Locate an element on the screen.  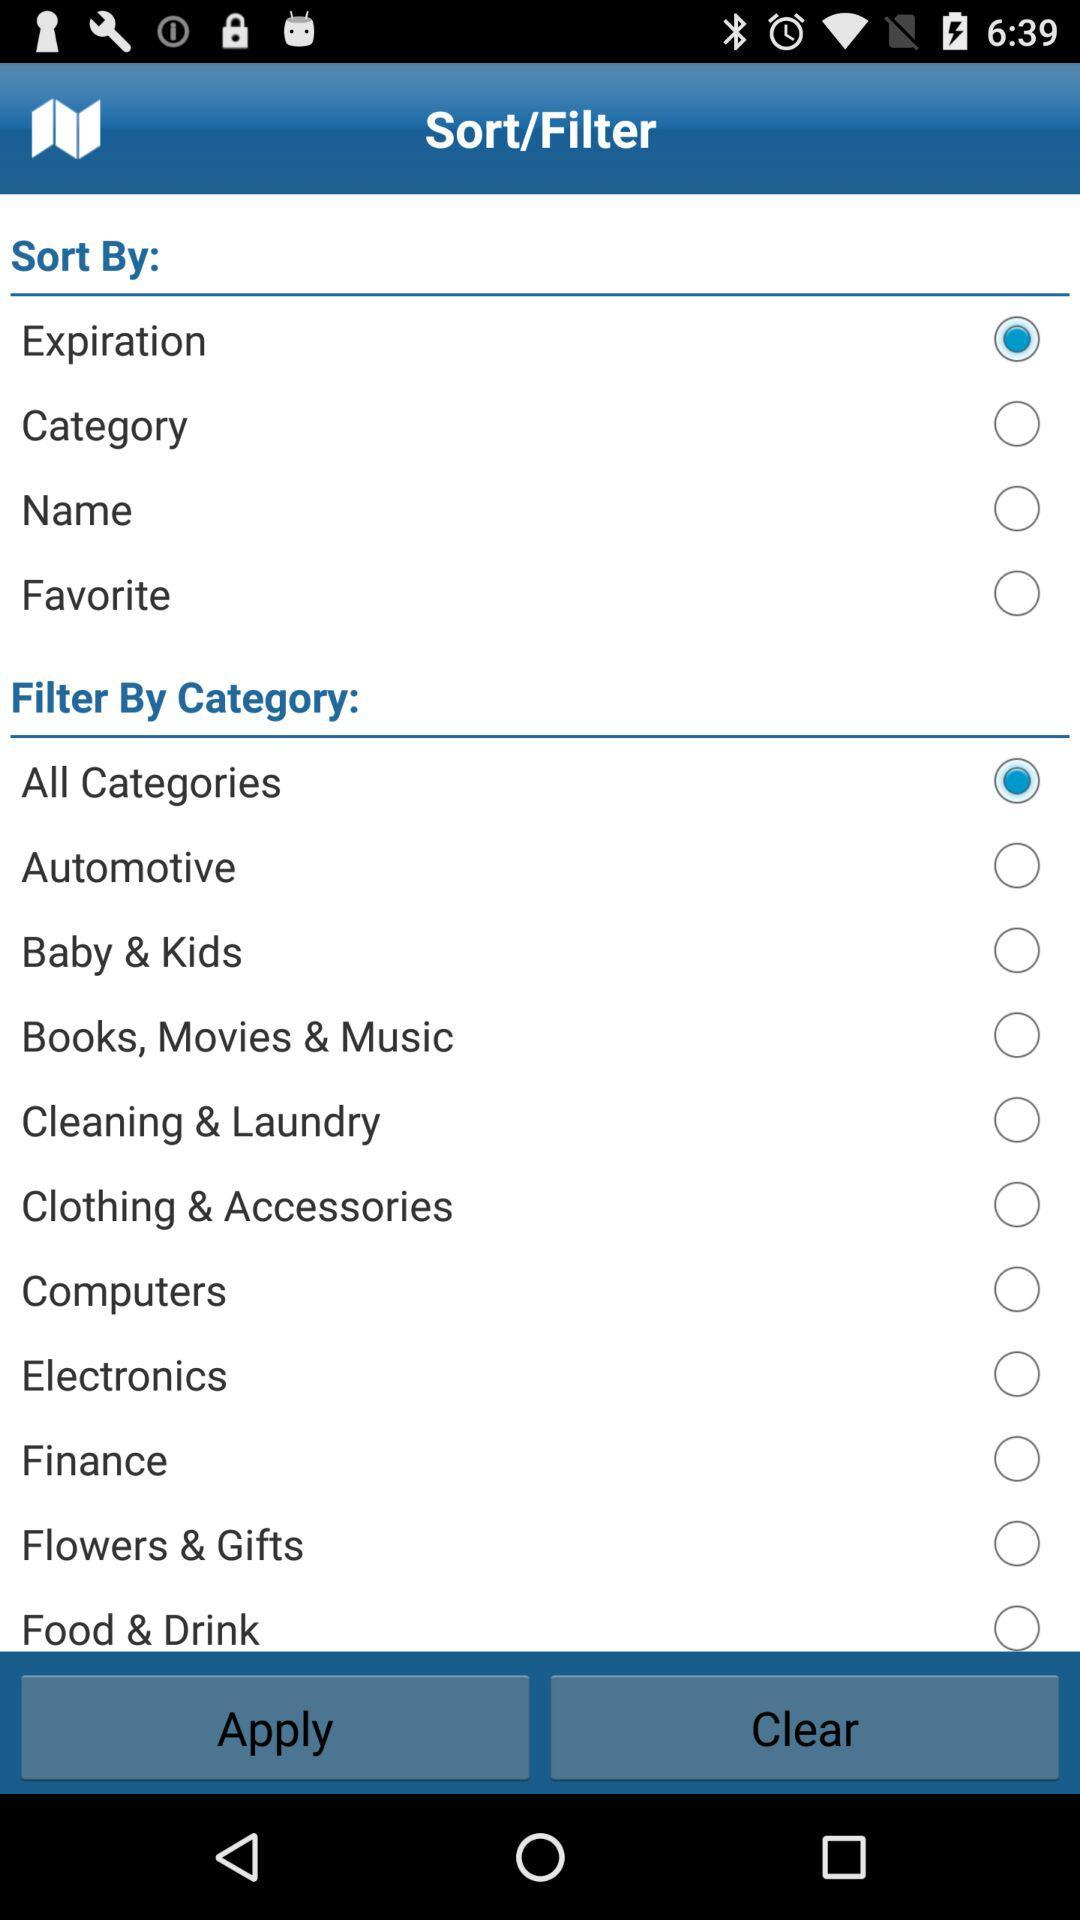
clear is located at coordinates (804, 1727).